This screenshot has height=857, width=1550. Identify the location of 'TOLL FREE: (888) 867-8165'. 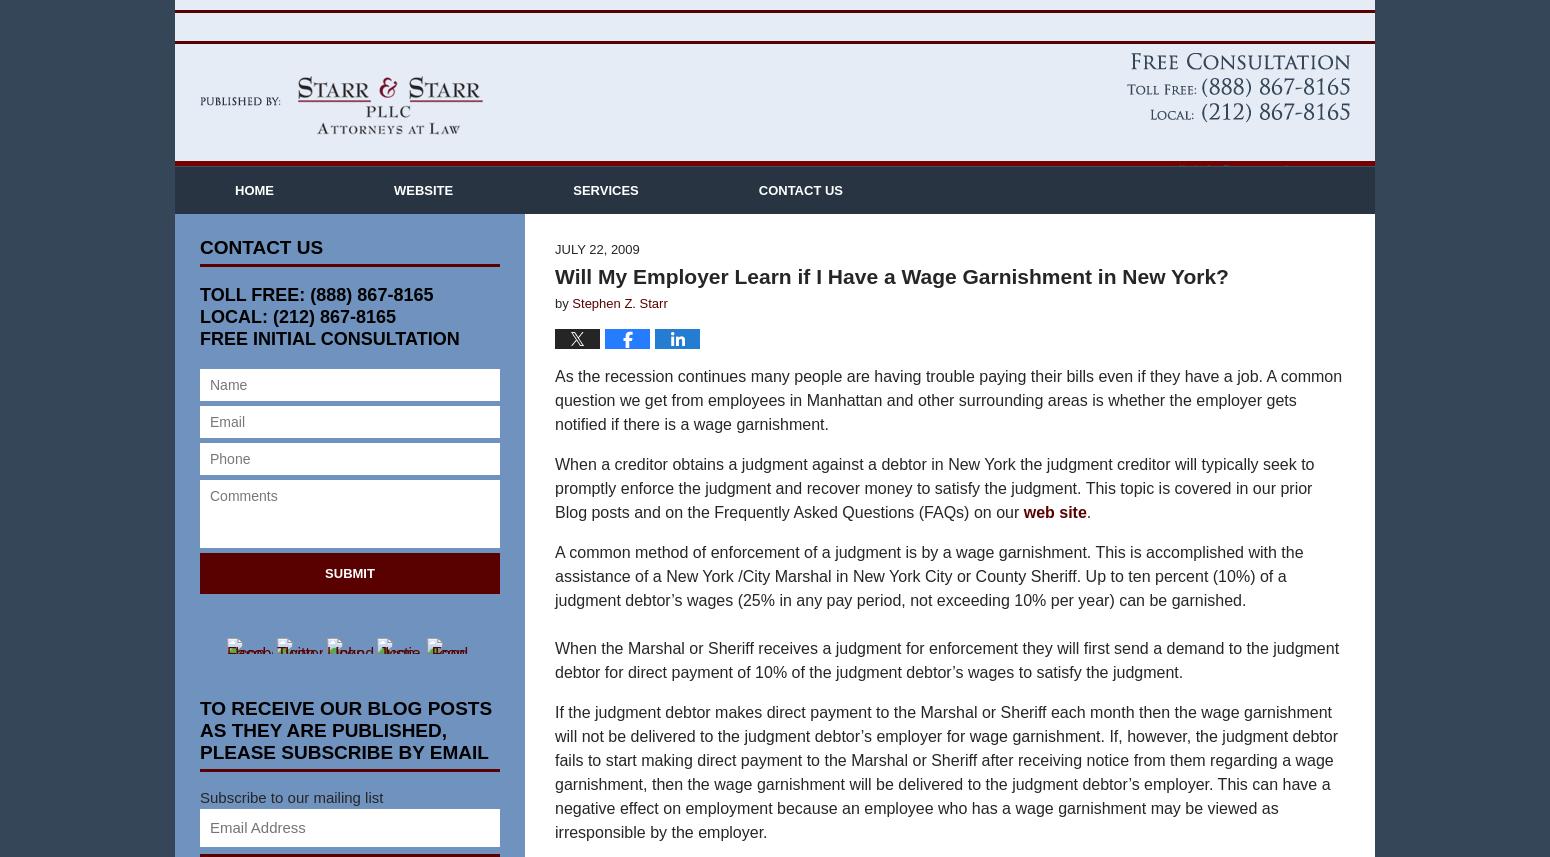
(198, 326).